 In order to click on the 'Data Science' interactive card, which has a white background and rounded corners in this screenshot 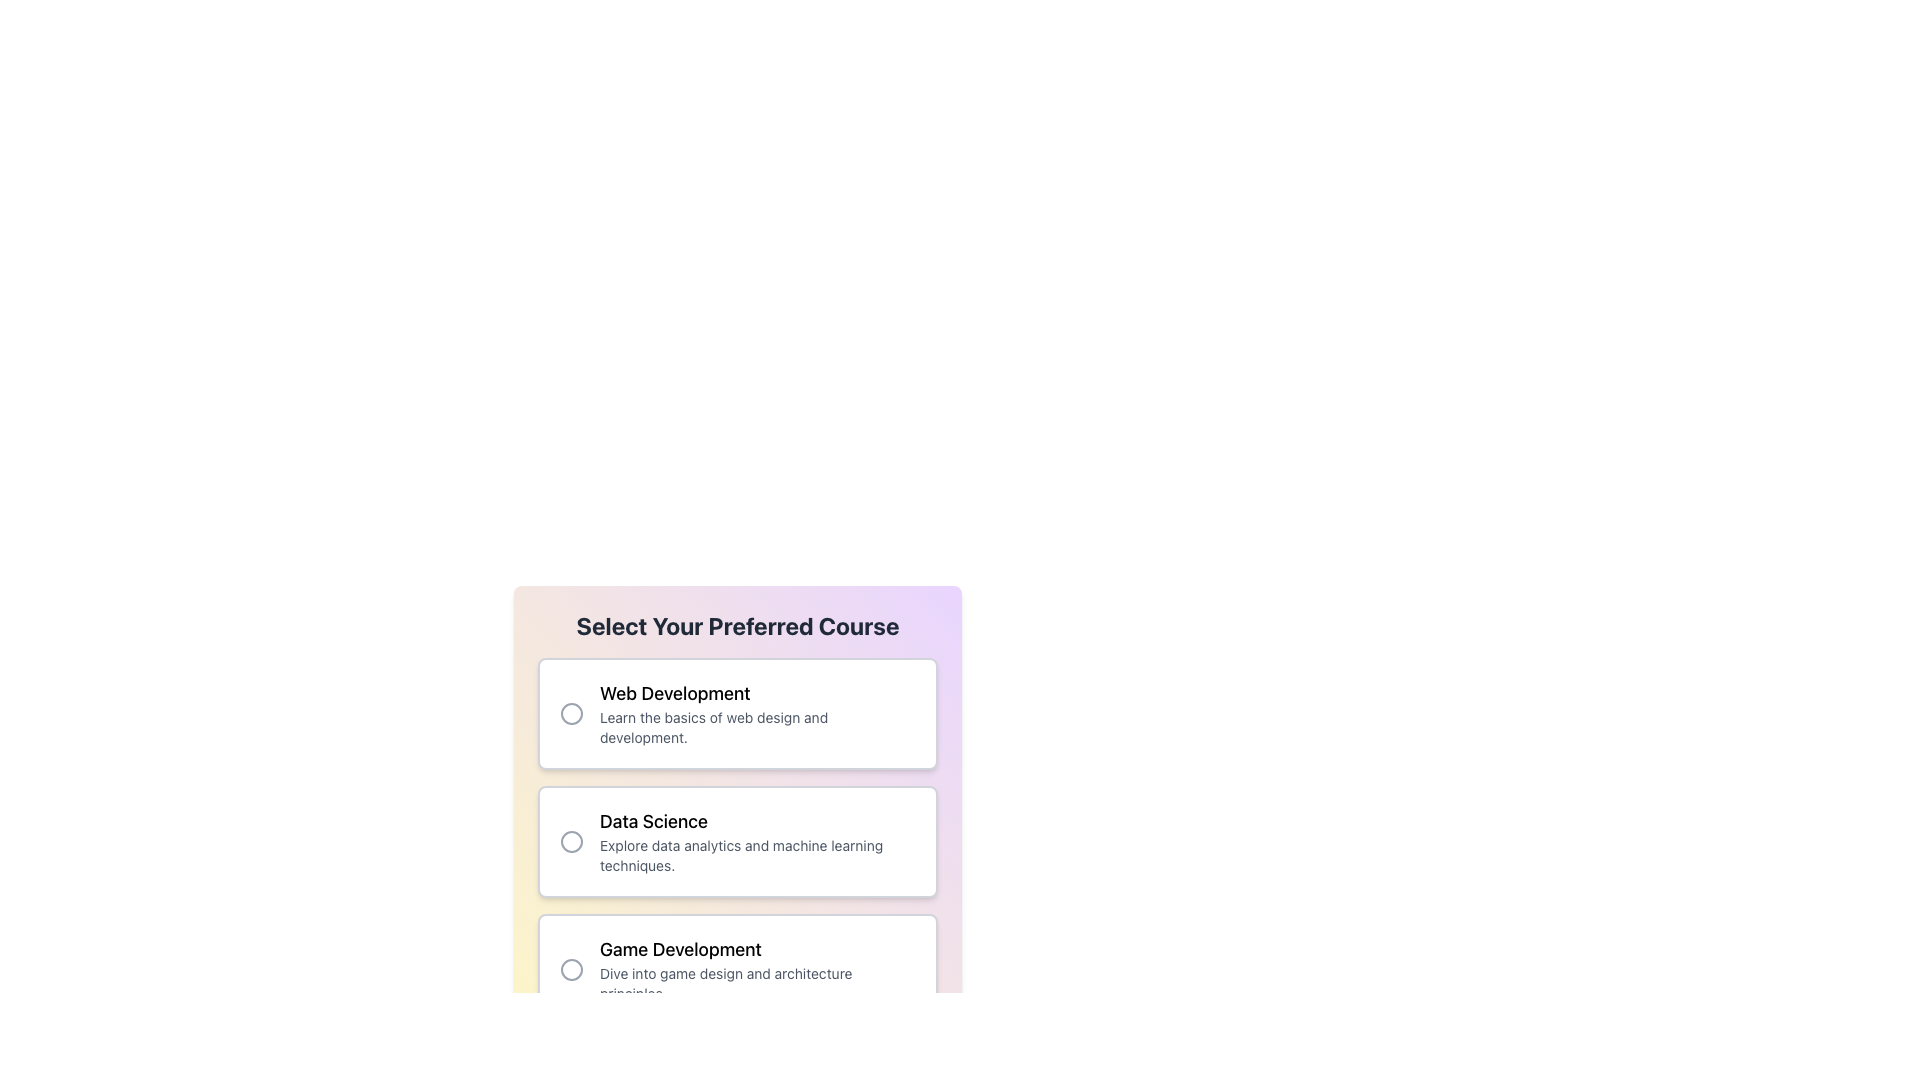, I will do `click(737, 841)`.